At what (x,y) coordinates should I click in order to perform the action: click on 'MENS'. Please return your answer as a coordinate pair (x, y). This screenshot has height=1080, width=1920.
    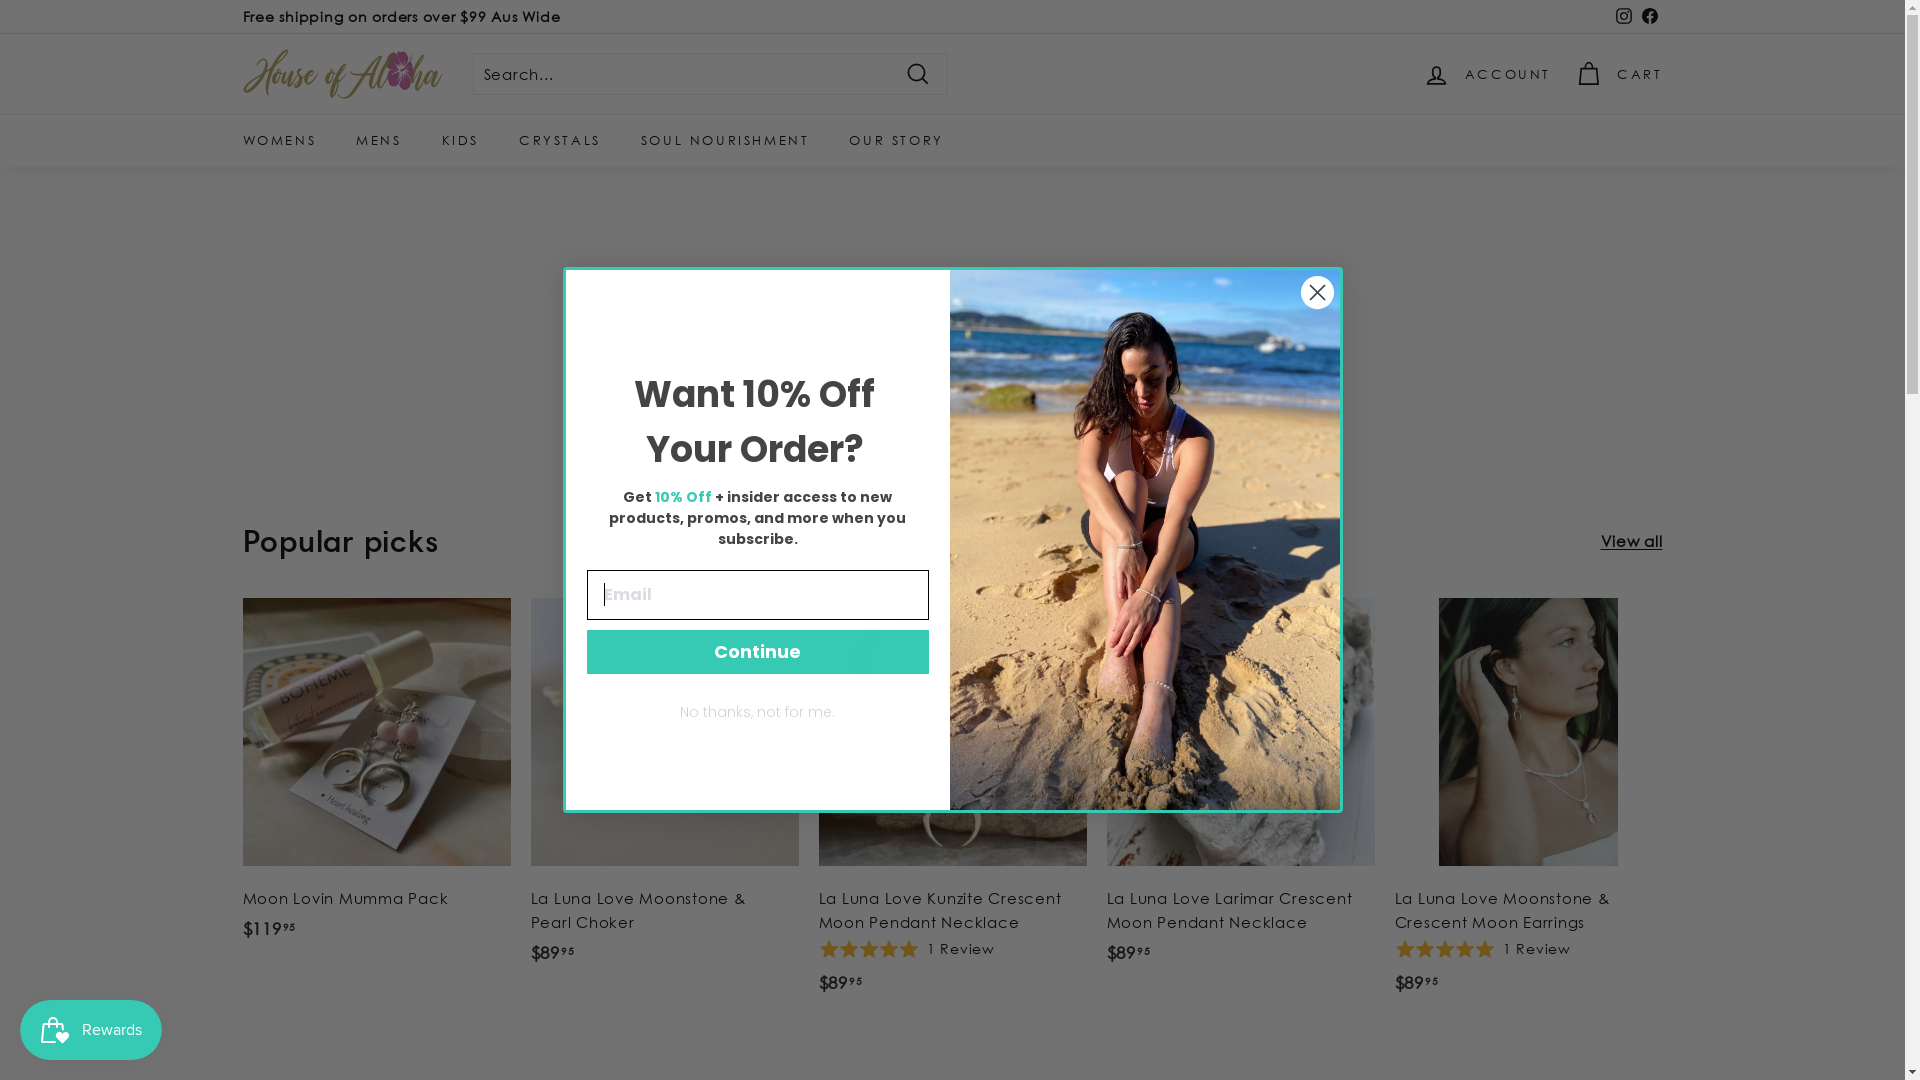
    Looking at the image, I should click on (378, 139).